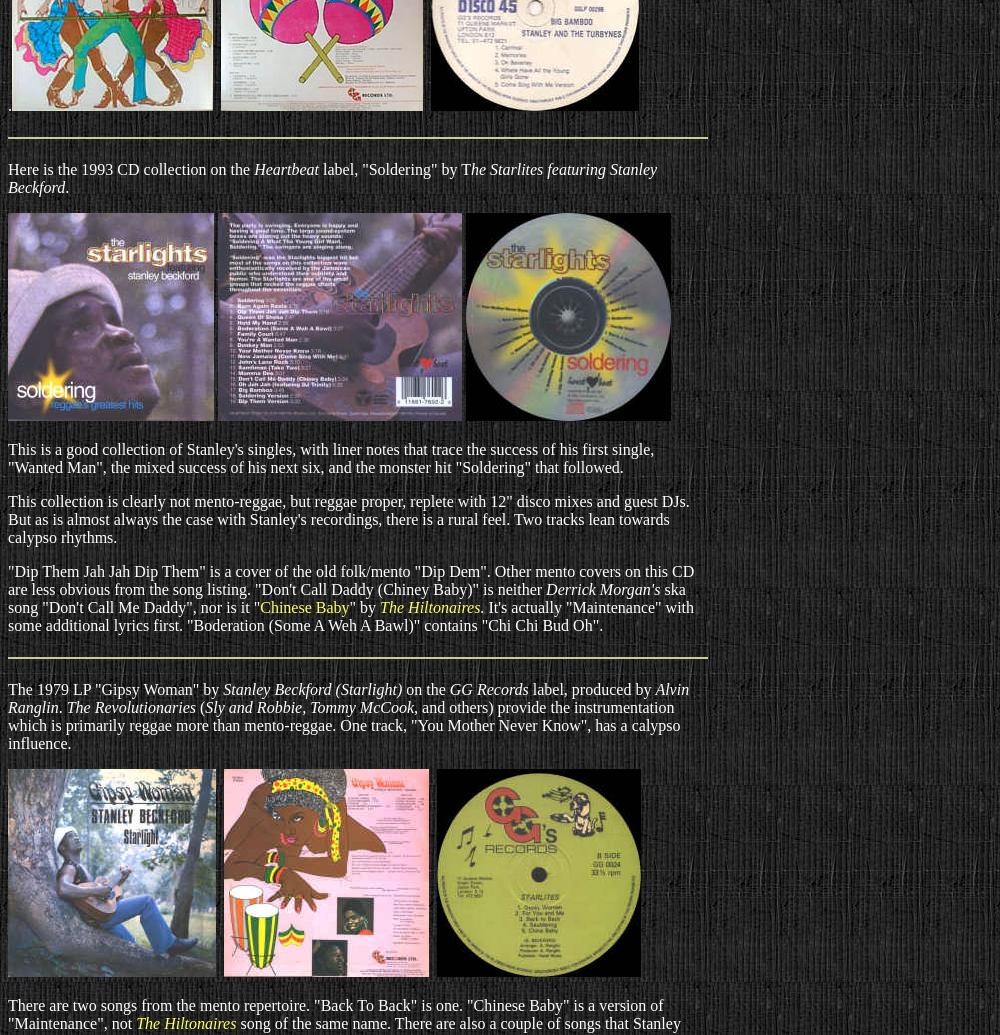 This screenshot has width=1000, height=1035. Describe the element at coordinates (114, 688) in the screenshot. I see `'The 1979 LP "Gipsy Woman" by'` at that location.